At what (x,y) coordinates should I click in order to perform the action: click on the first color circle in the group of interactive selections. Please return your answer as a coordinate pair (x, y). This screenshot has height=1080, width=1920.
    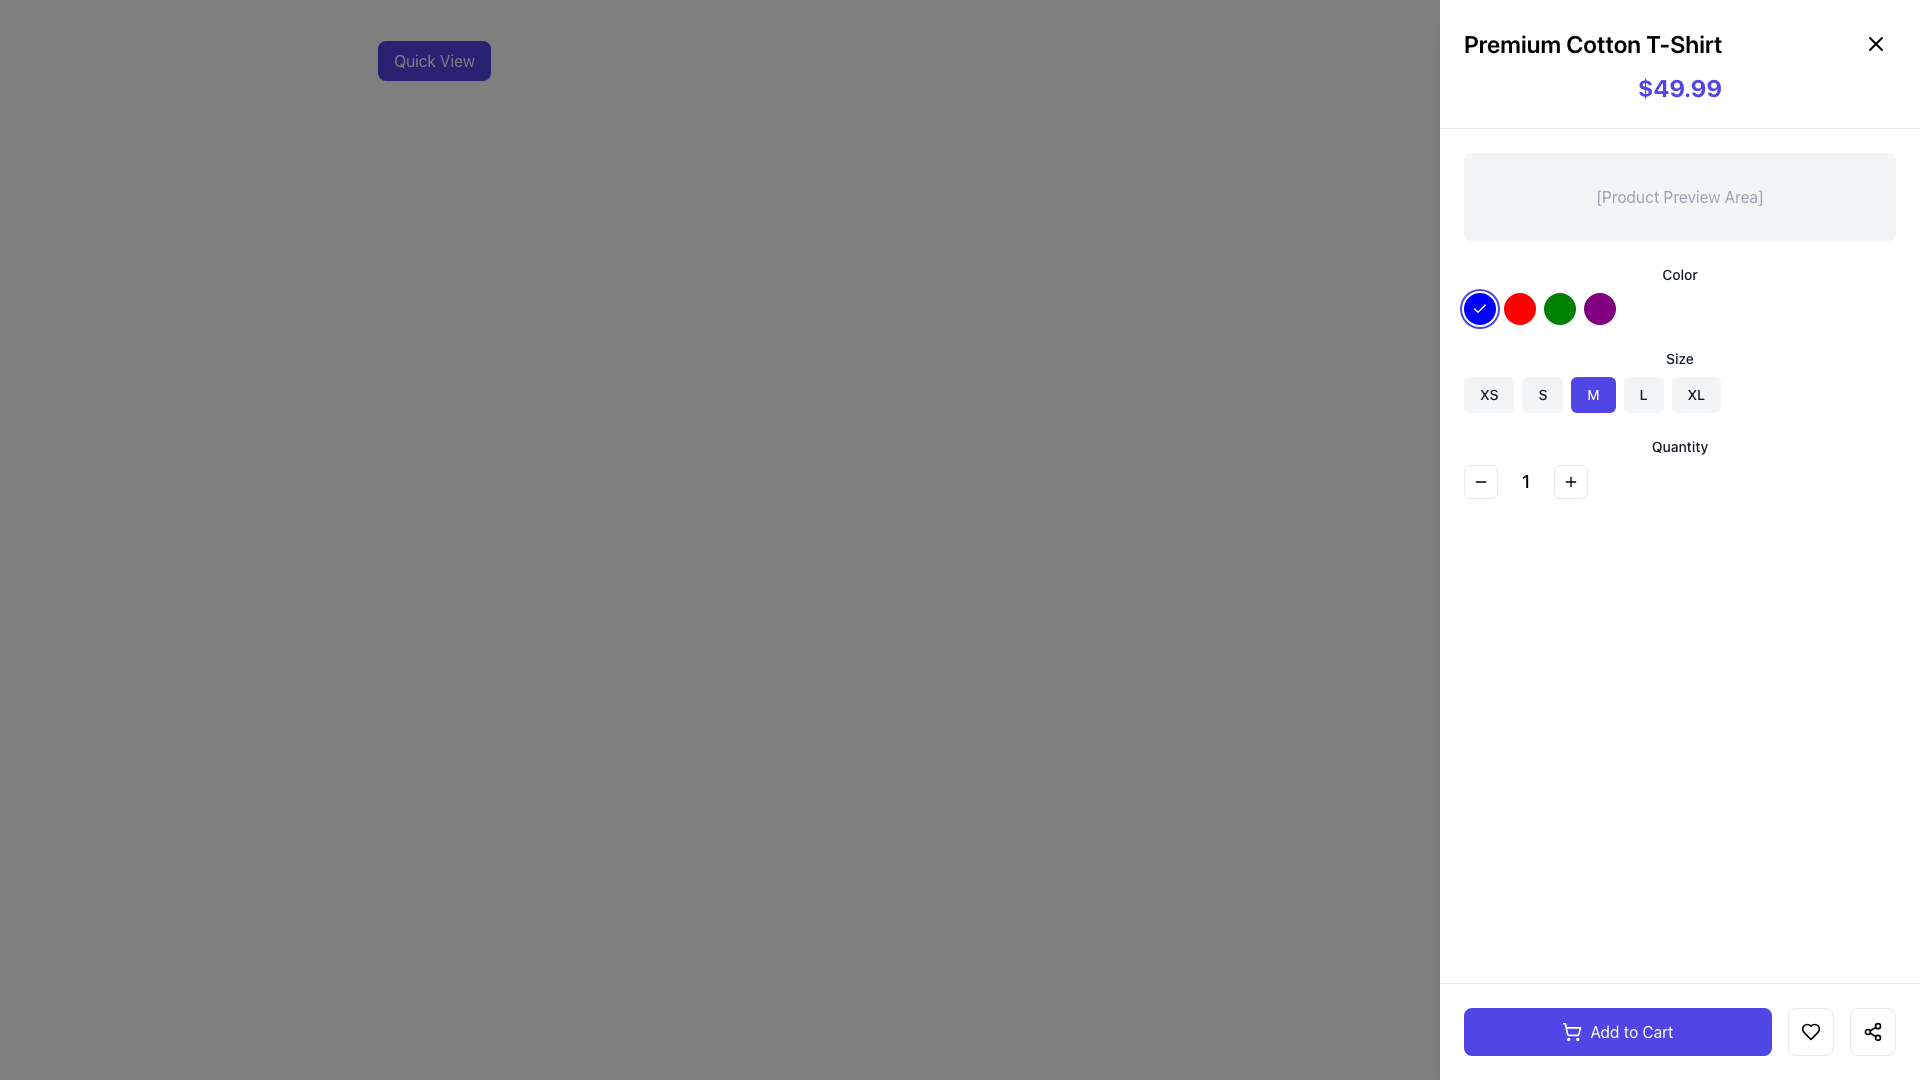
    Looking at the image, I should click on (1680, 308).